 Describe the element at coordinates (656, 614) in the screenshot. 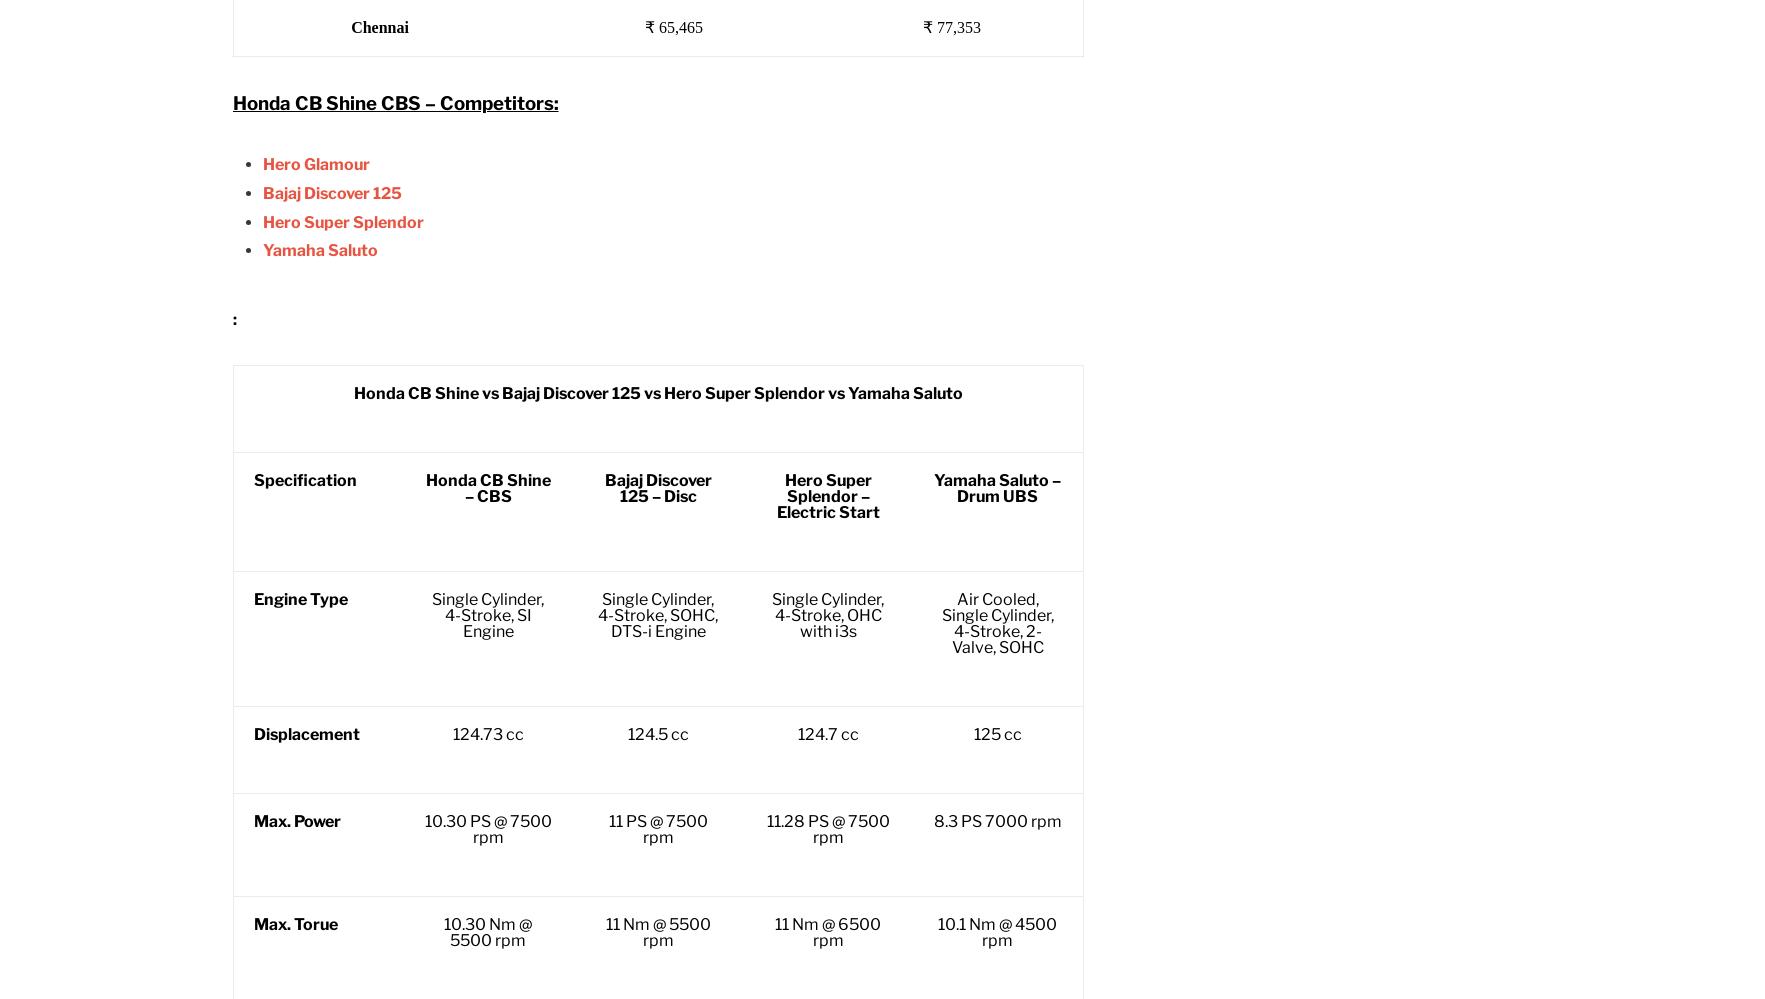

I see `'Single Cylinder, 4-Stroke, SOHC, DTS-i Engine'` at that location.